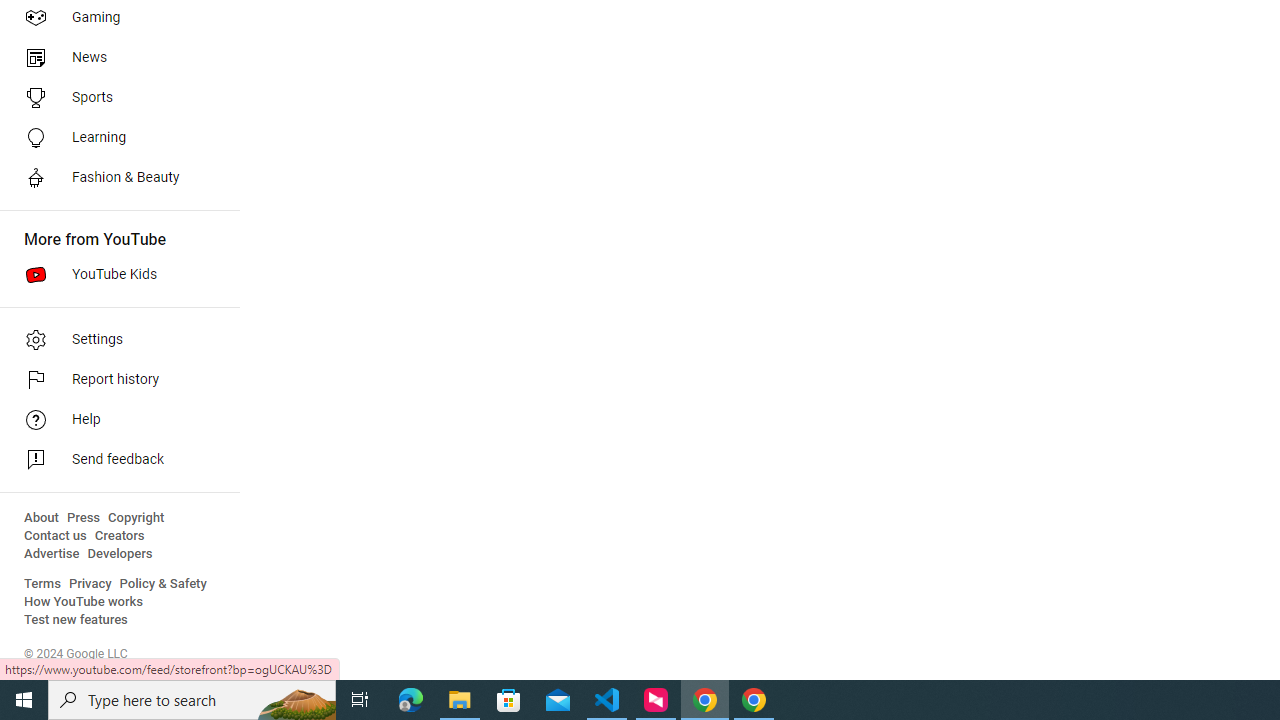 This screenshot has width=1280, height=720. I want to click on 'Advertise', so click(51, 554).